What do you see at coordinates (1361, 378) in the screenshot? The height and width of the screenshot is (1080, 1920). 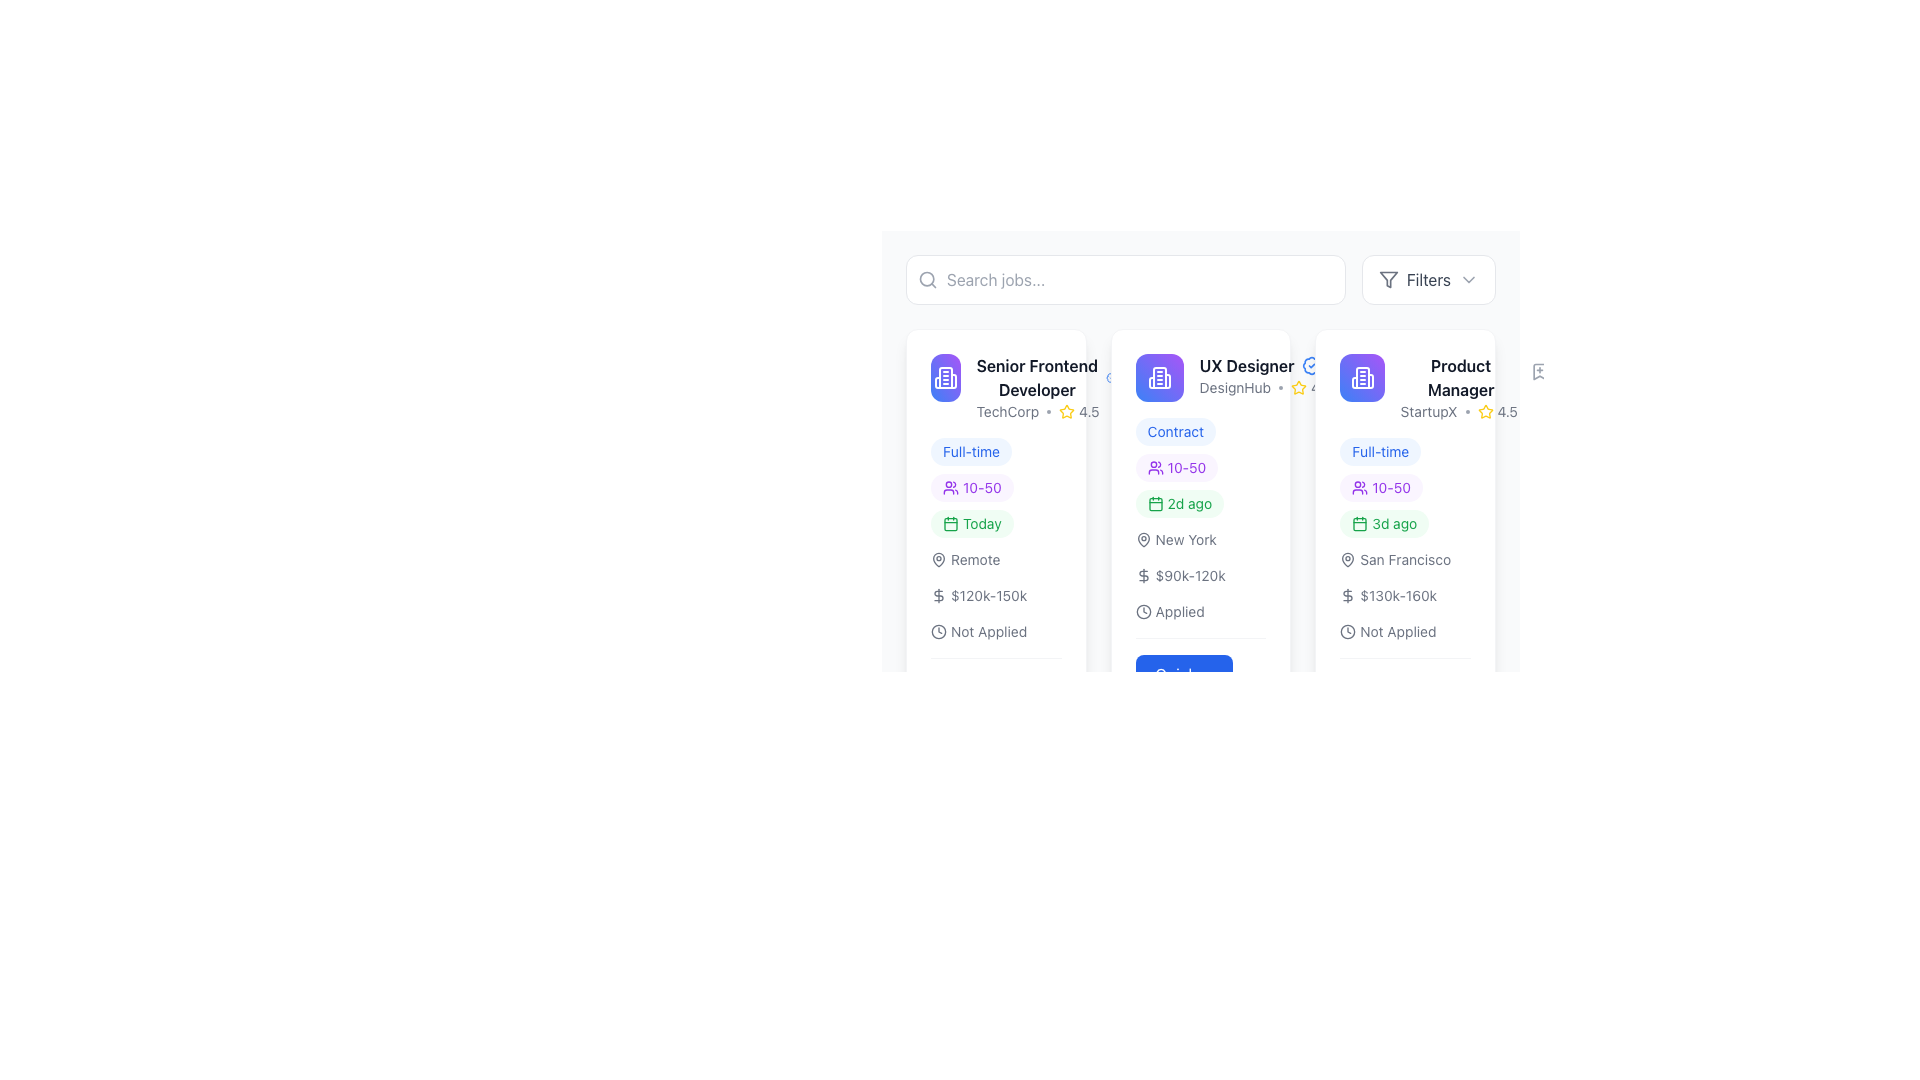 I see `the small building outline icon with a gradient background located at the top-left corner of the middle card in the interface` at bounding box center [1361, 378].